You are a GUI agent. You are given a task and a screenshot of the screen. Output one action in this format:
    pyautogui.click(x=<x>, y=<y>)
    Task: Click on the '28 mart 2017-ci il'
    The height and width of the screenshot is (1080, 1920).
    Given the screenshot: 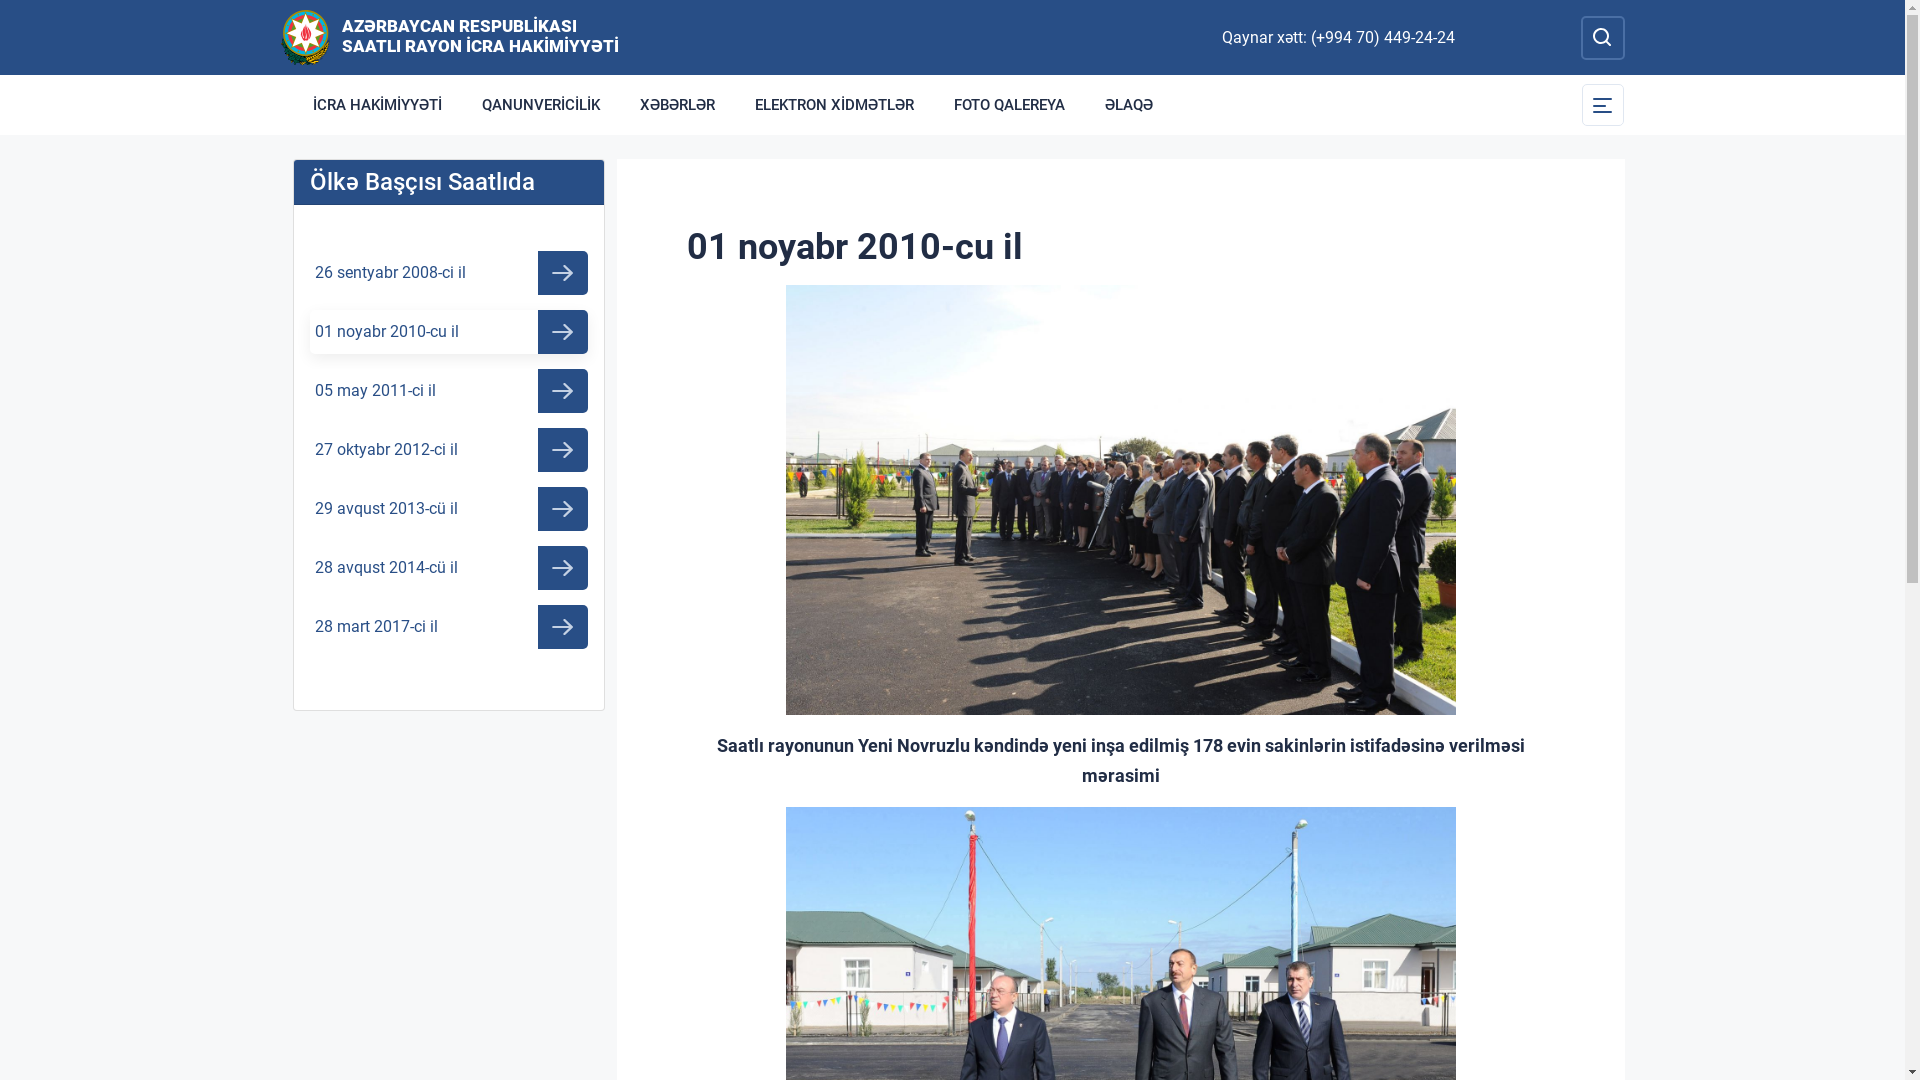 What is the action you would take?
    pyautogui.click(x=448, y=626)
    